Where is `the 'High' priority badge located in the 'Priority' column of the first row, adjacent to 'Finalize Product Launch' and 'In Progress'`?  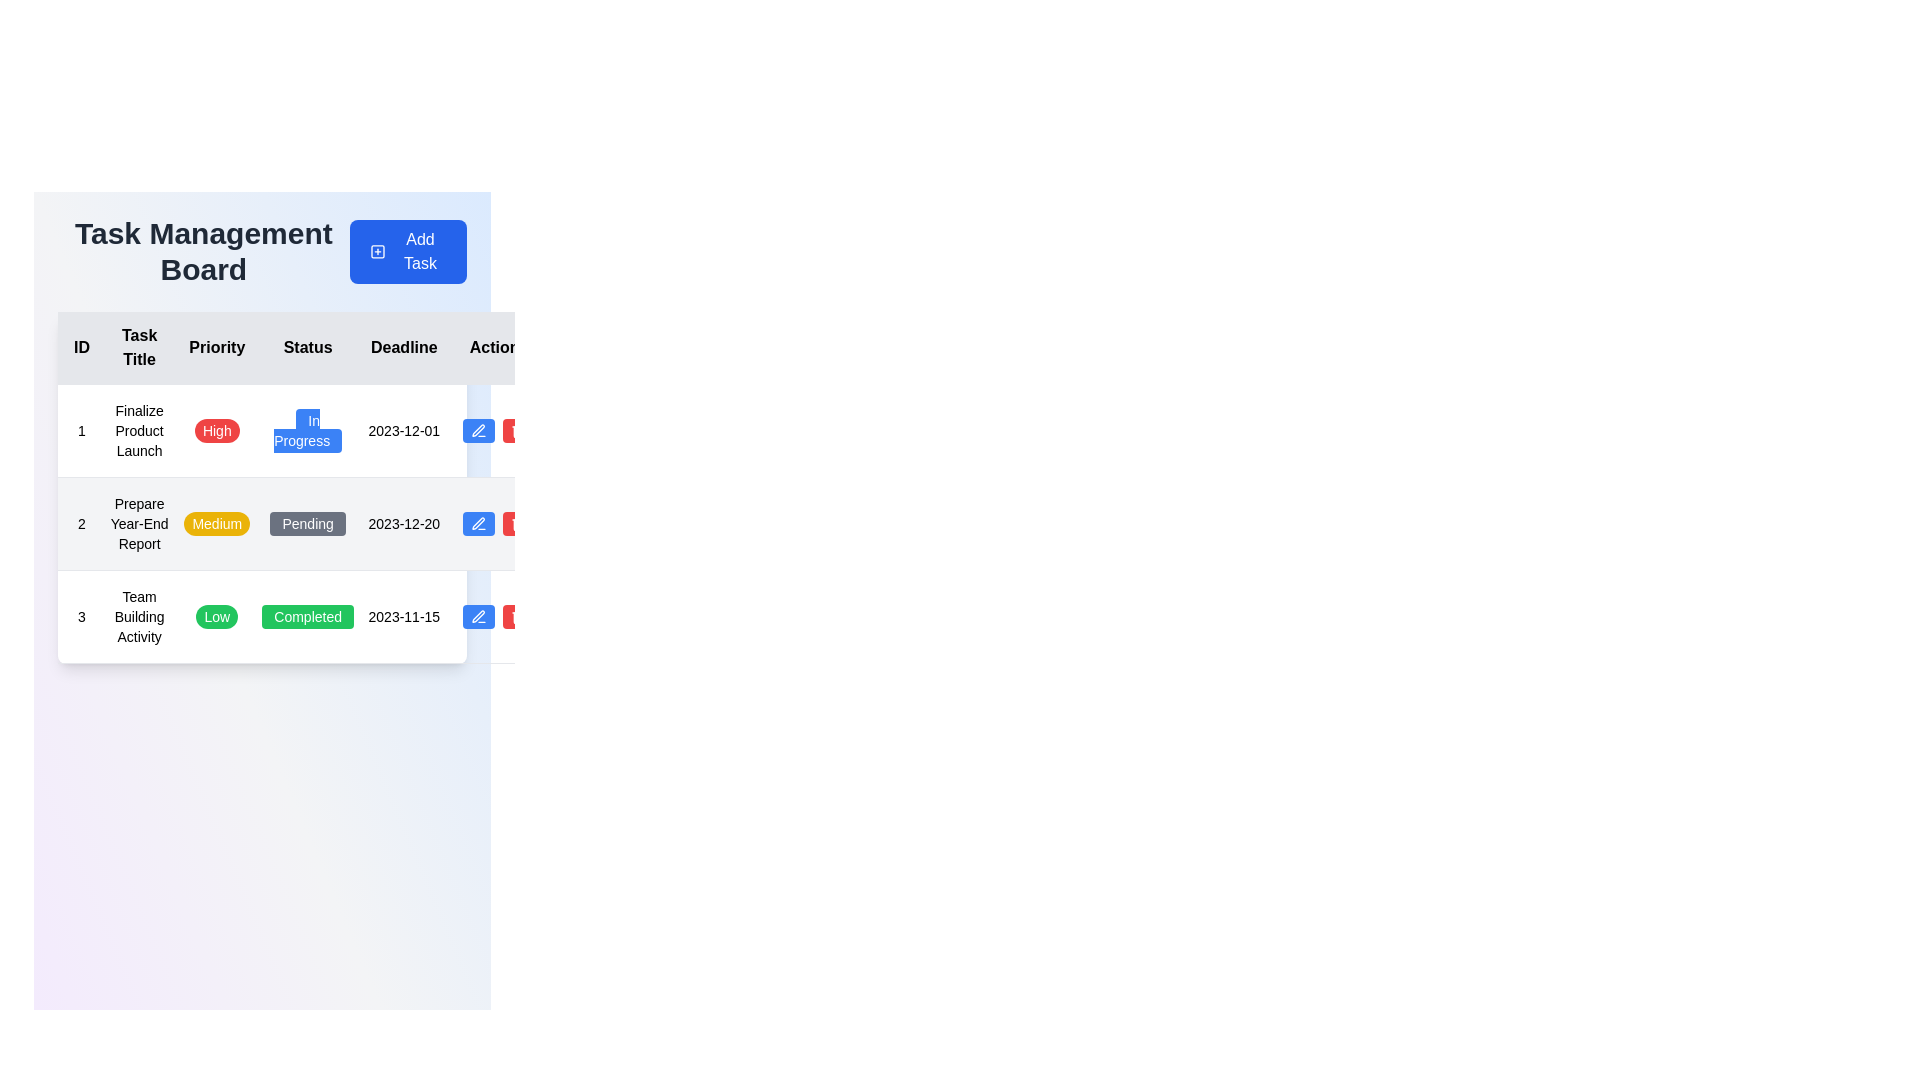 the 'High' priority badge located in the 'Priority' column of the first row, adjacent to 'Finalize Product Launch' and 'In Progress' is located at coordinates (217, 430).